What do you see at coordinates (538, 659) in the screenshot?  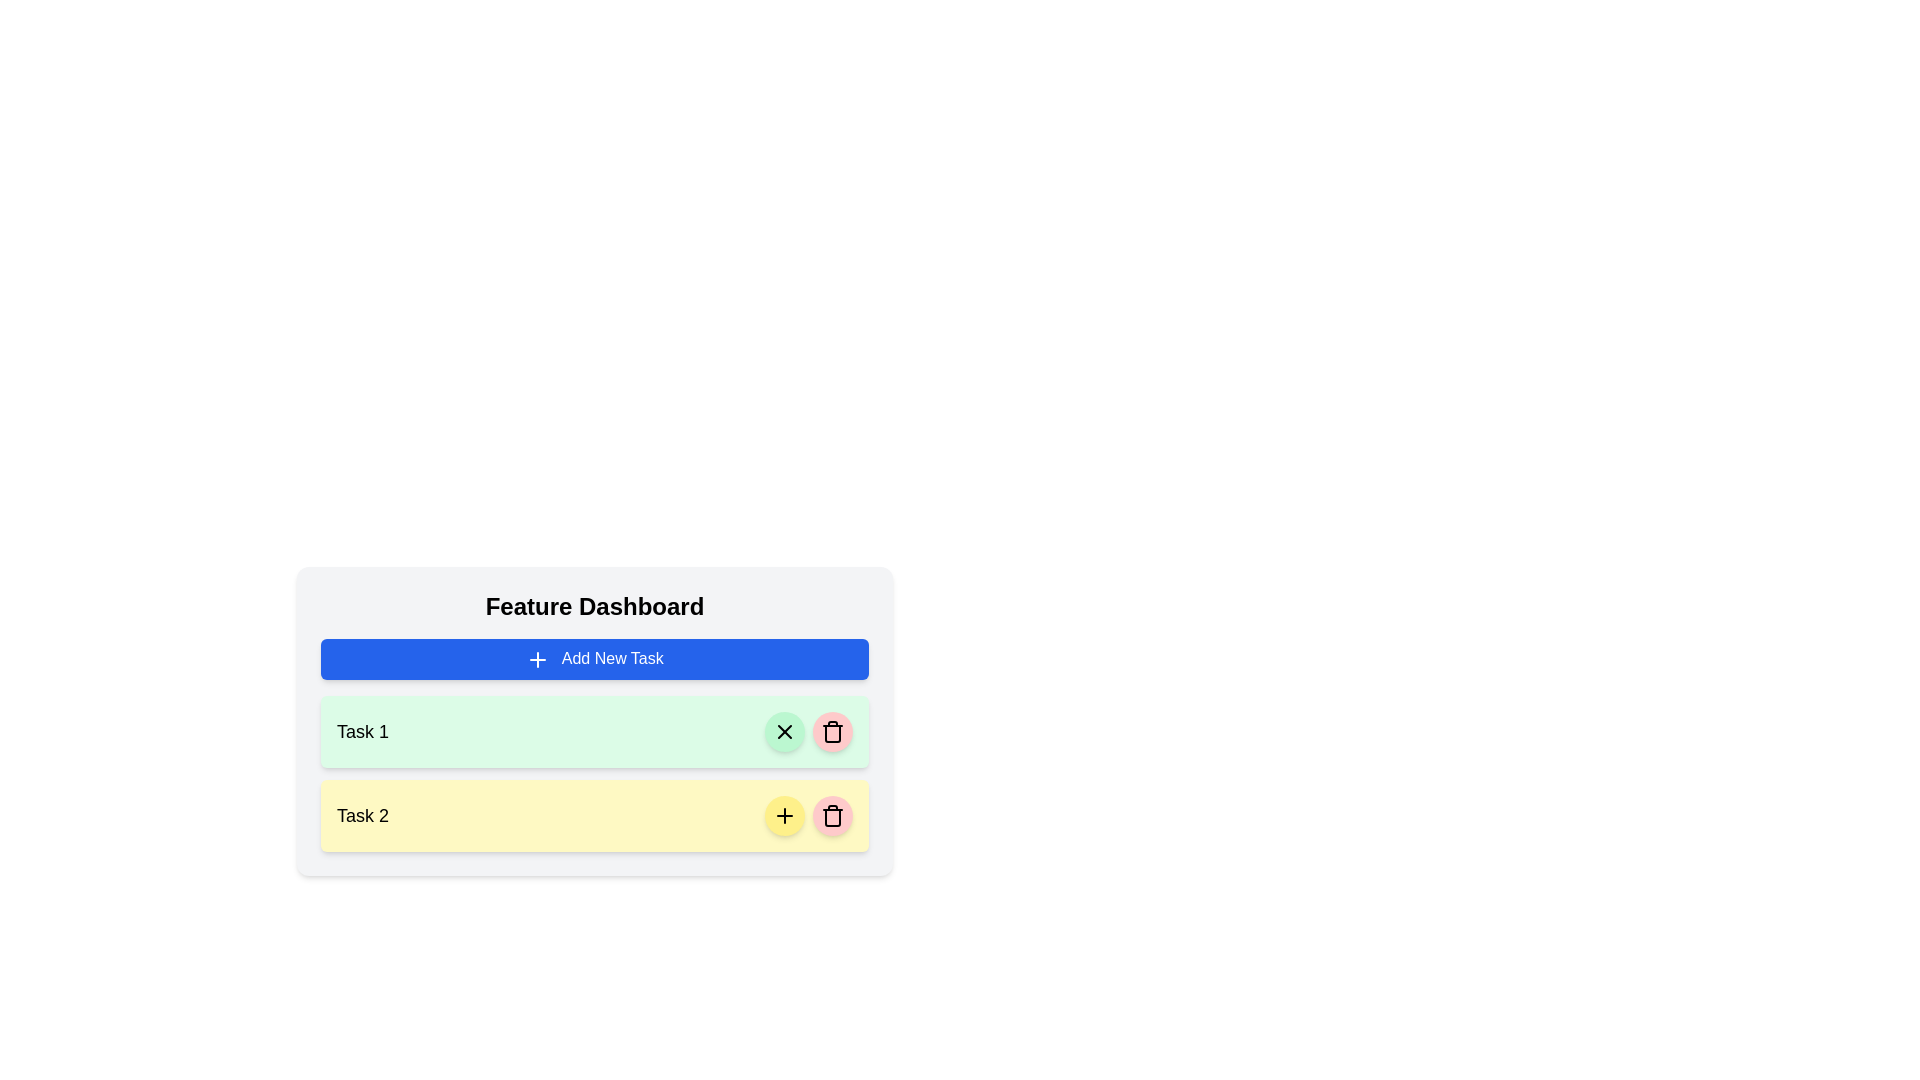 I see `the icon that visually represents the action of adding a new task, located to the left of the text label within the 'Add New Task' button on a blue background` at bounding box center [538, 659].